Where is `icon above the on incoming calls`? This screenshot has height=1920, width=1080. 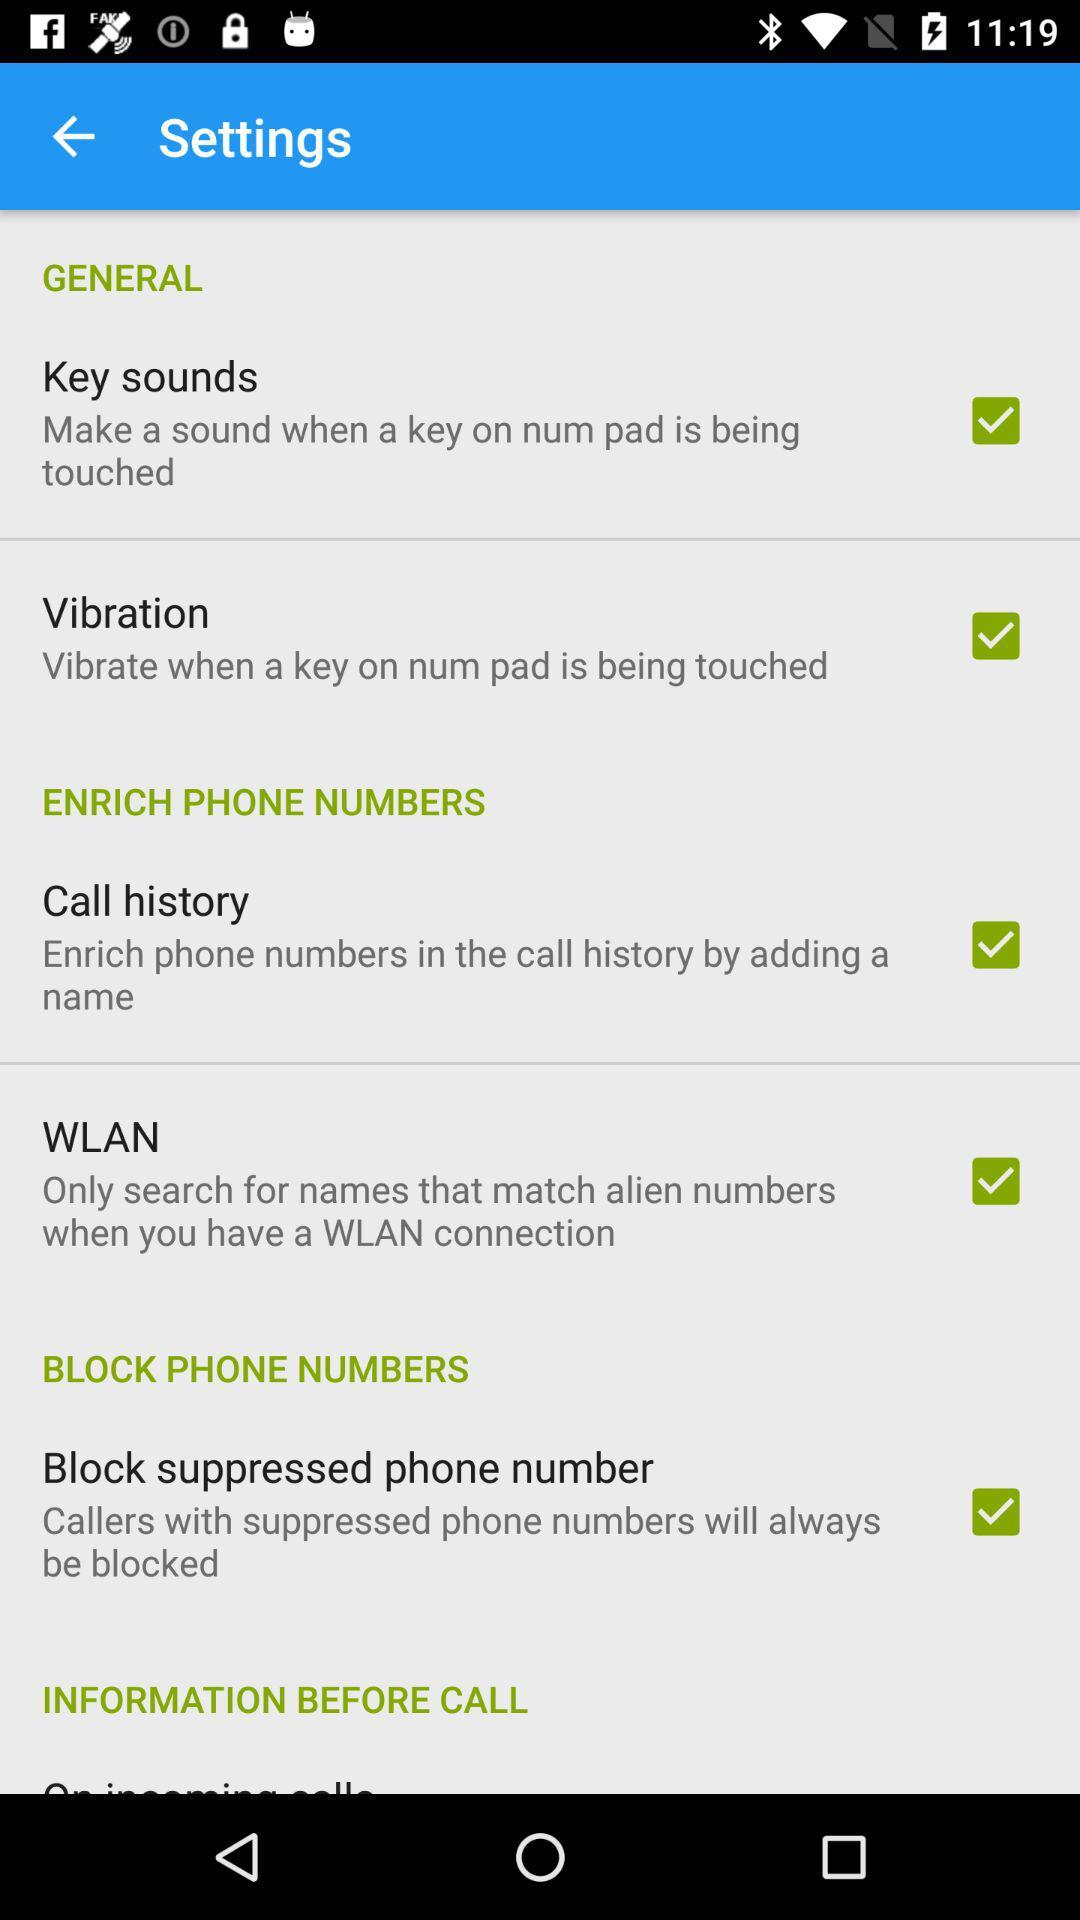 icon above the on incoming calls is located at coordinates (540, 1677).